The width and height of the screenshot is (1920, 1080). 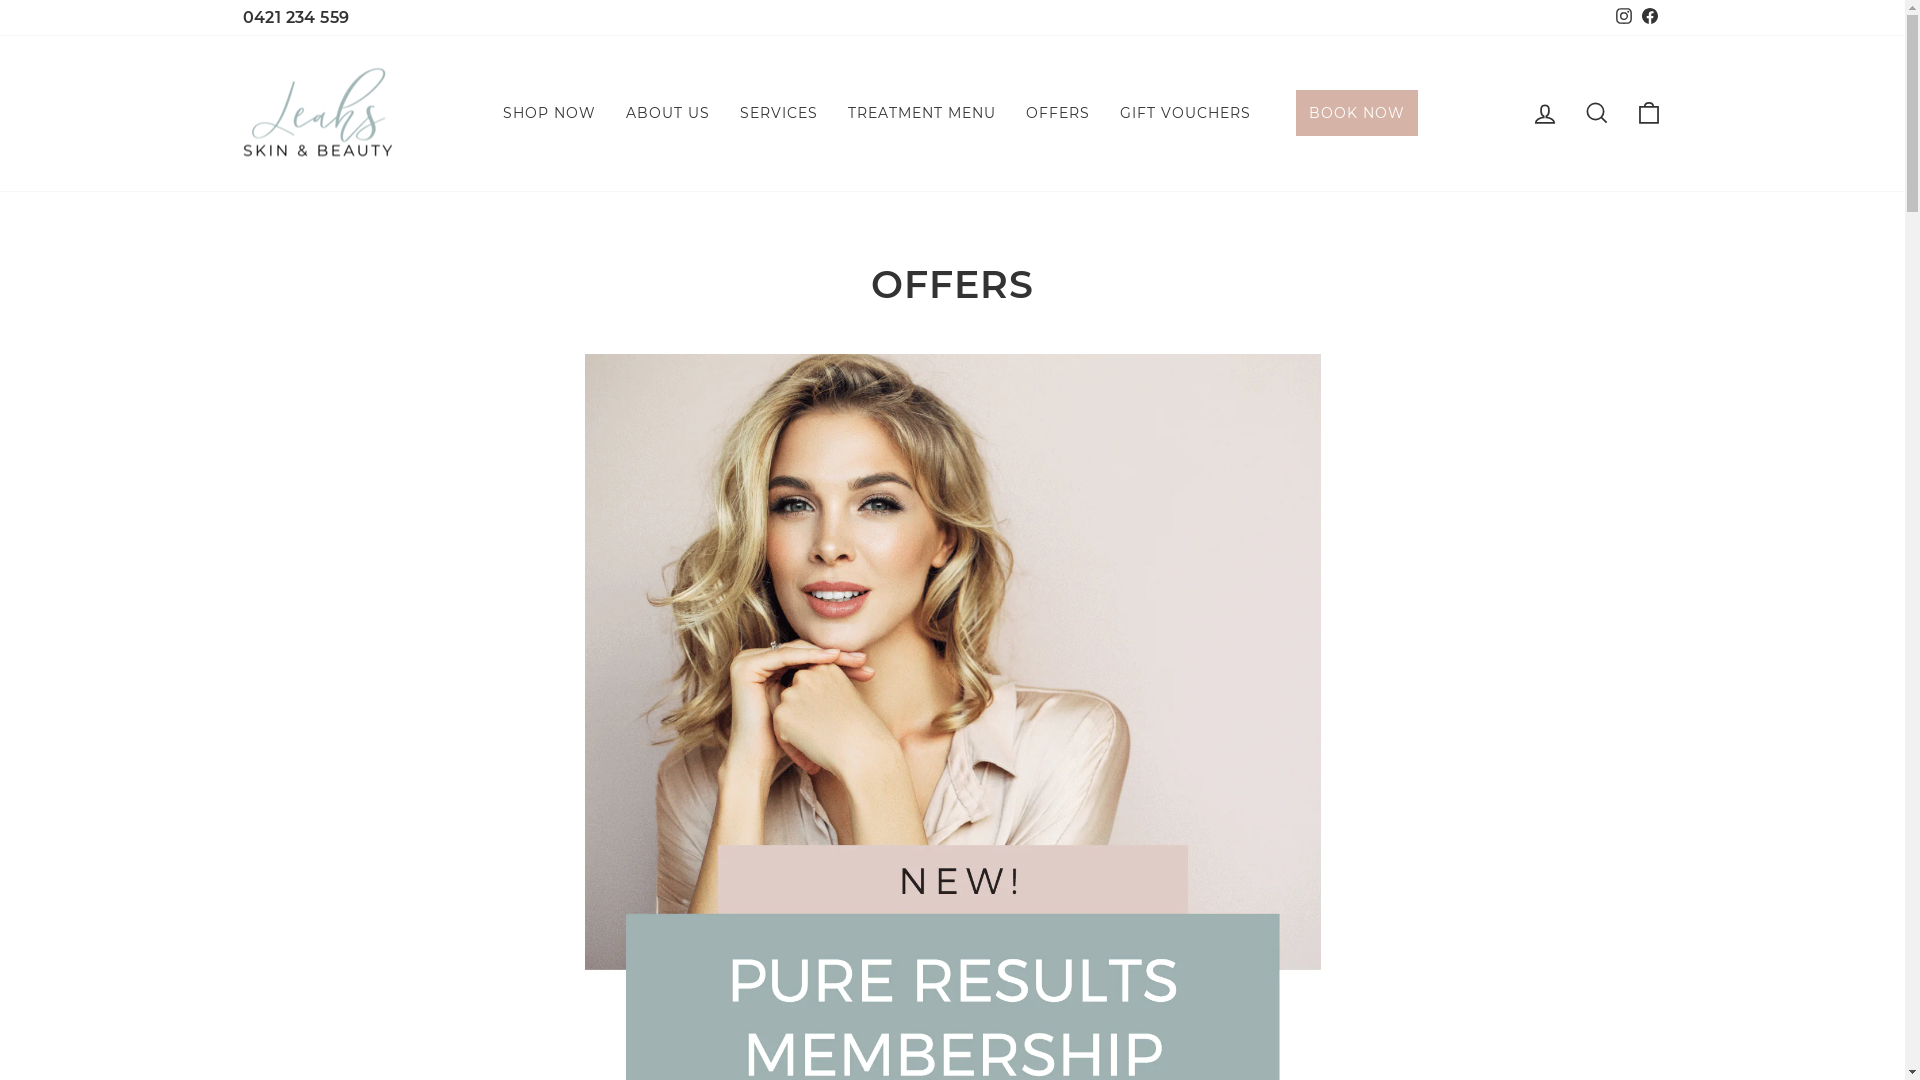 What do you see at coordinates (776, 112) in the screenshot?
I see `'SERVICES'` at bounding box center [776, 112].